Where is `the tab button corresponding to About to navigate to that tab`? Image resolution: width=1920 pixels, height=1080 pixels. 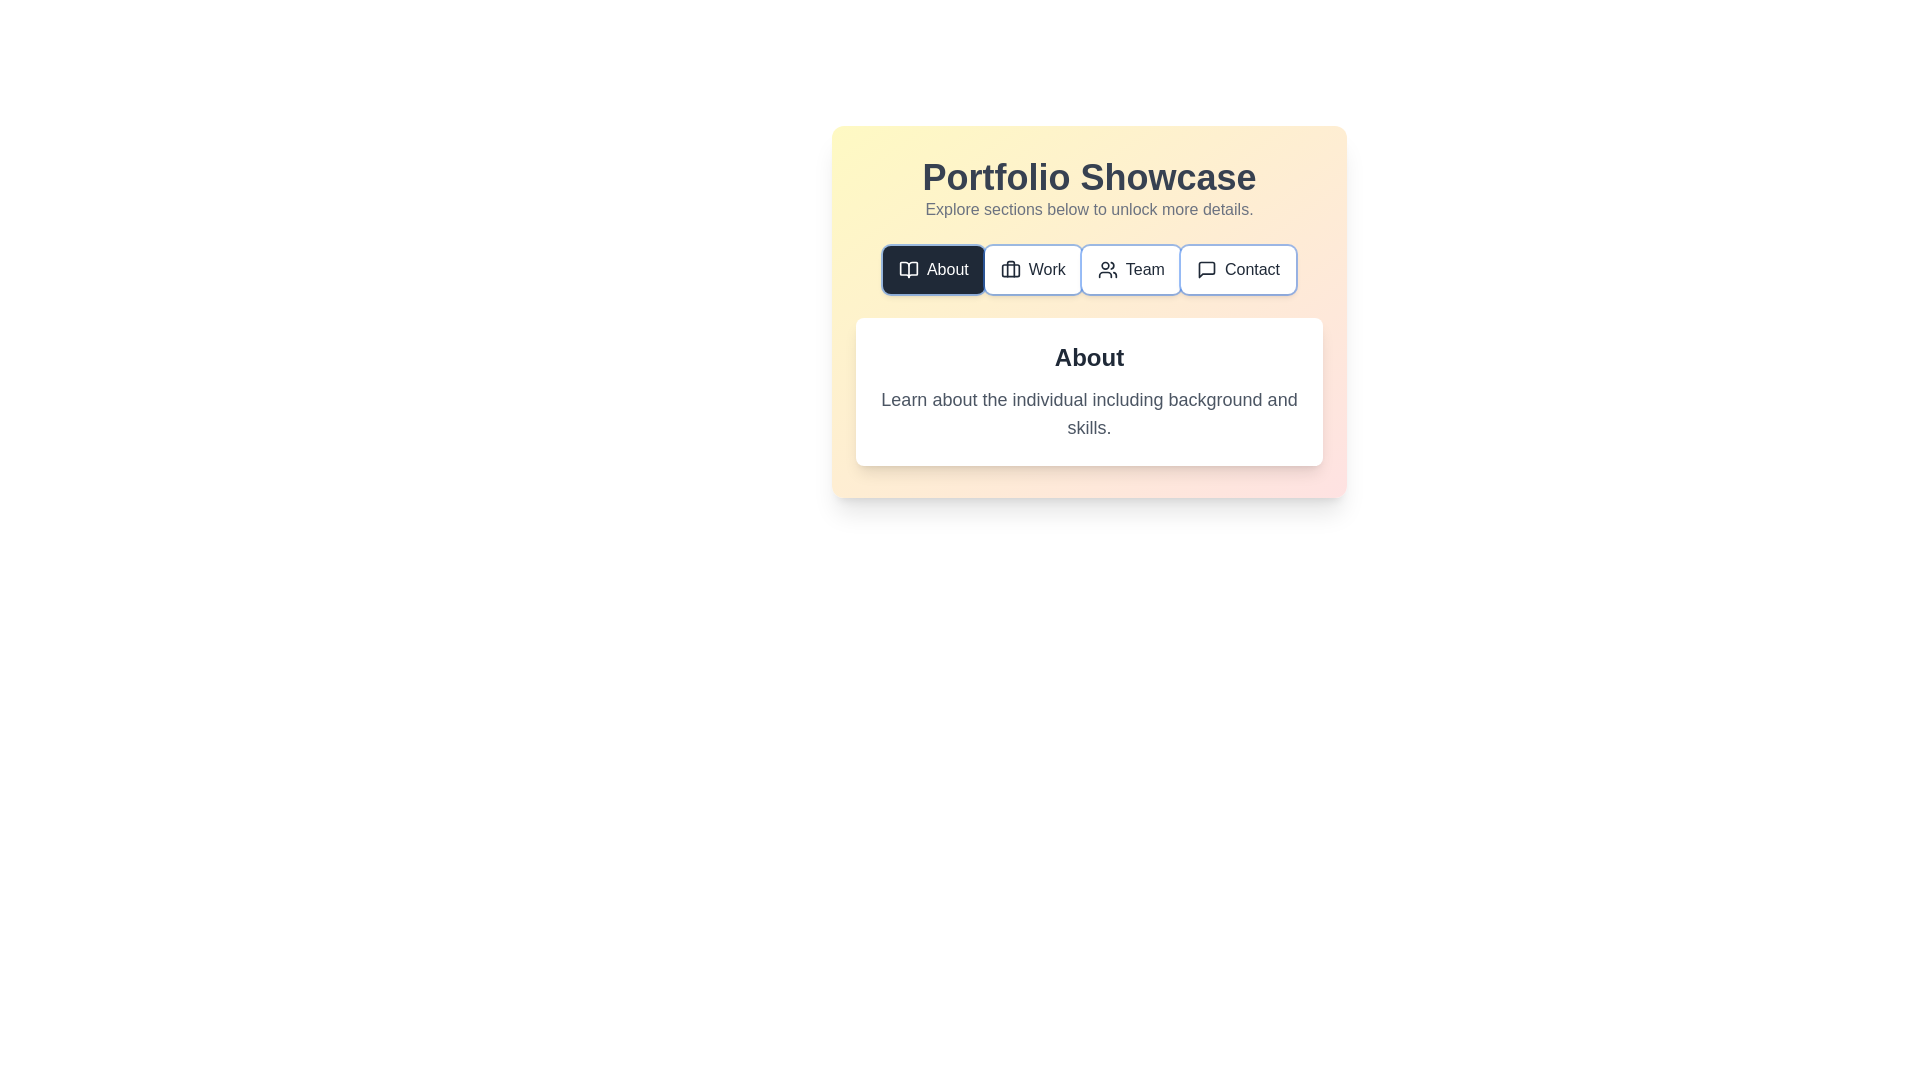
the tab button corresponding to About to navigate to that tab is located at coordinates (932, 270).